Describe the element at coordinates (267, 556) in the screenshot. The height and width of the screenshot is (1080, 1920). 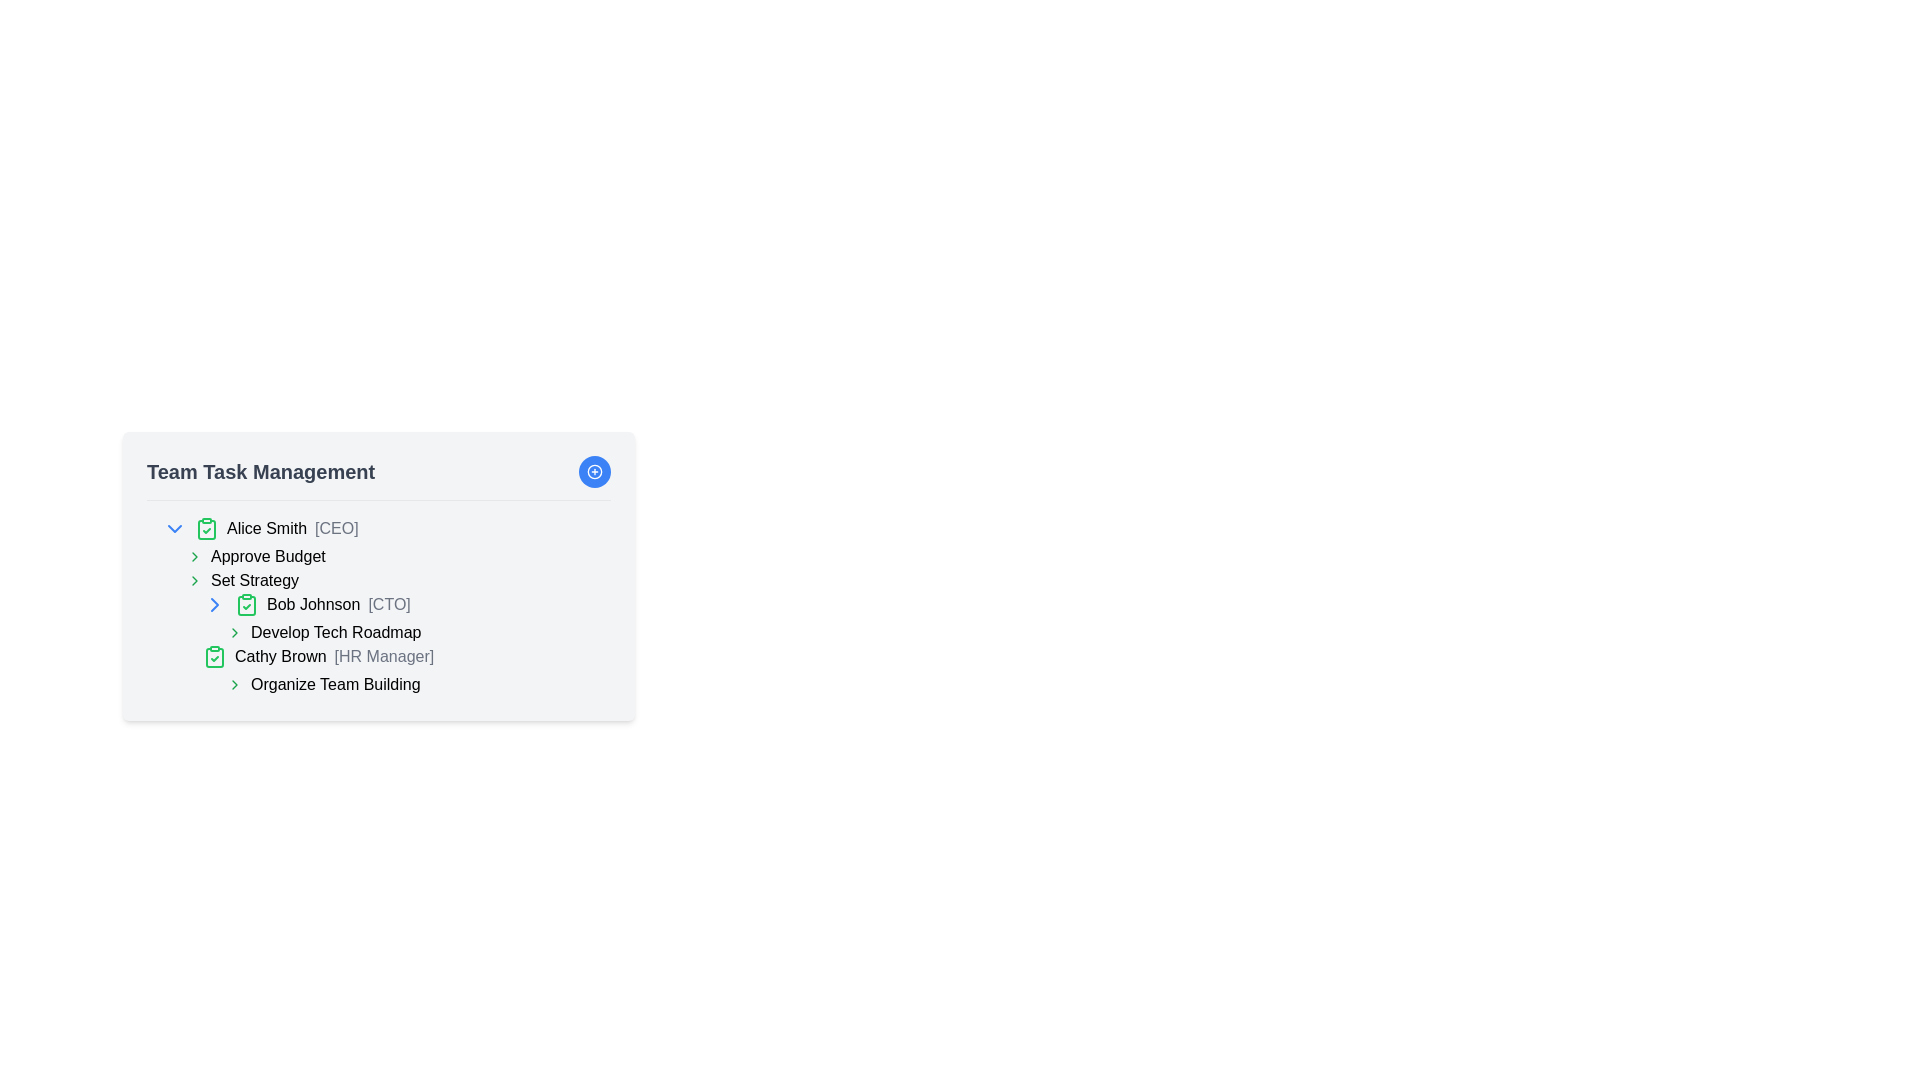
I see `the 'Approve Budget' text label element, which is styled with a regular font and is a sub-item under 'Alice Smith [CEO]', to edit it` at that location.